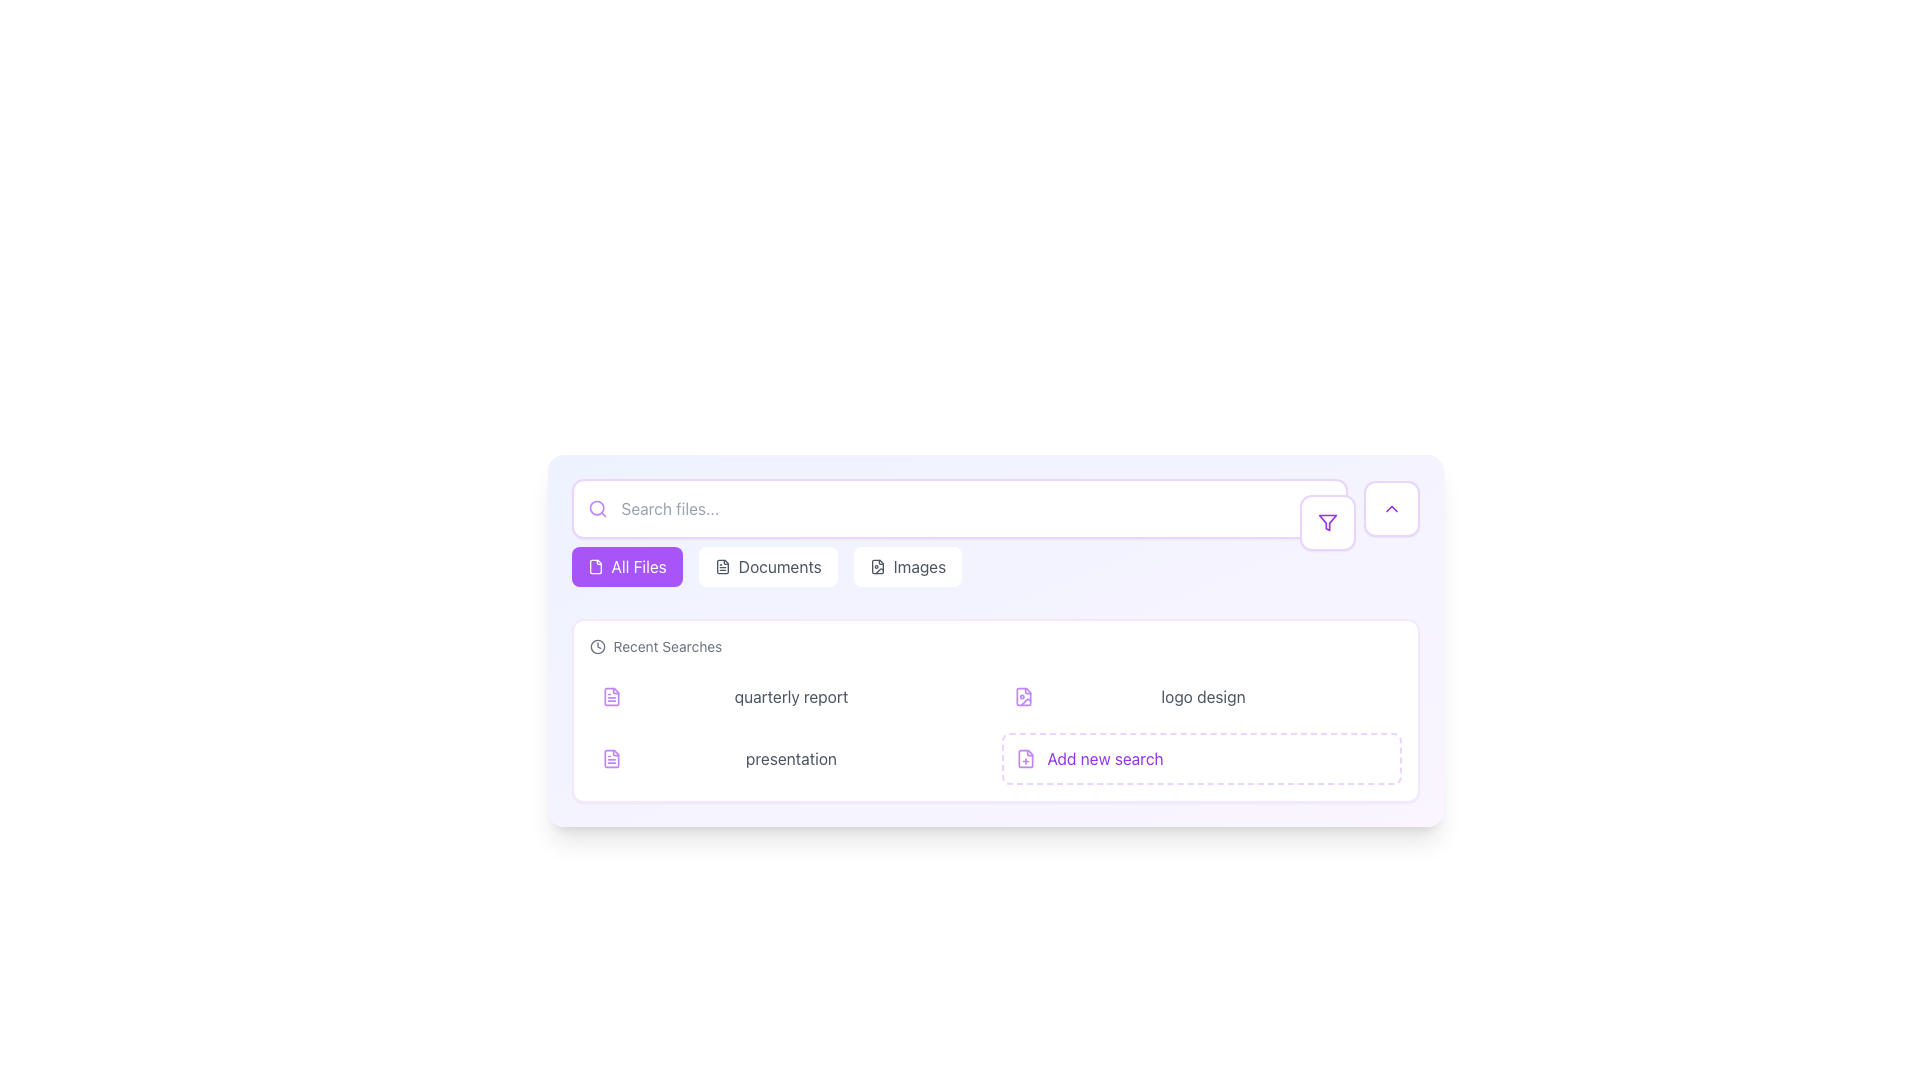 The image size is (1920, 1080). What do you see at coordinates (788, 696) in the screenshot?
I see `the text label 'quarterly report' in the 'Recent Searches' section` at bounding box center [788, 696].